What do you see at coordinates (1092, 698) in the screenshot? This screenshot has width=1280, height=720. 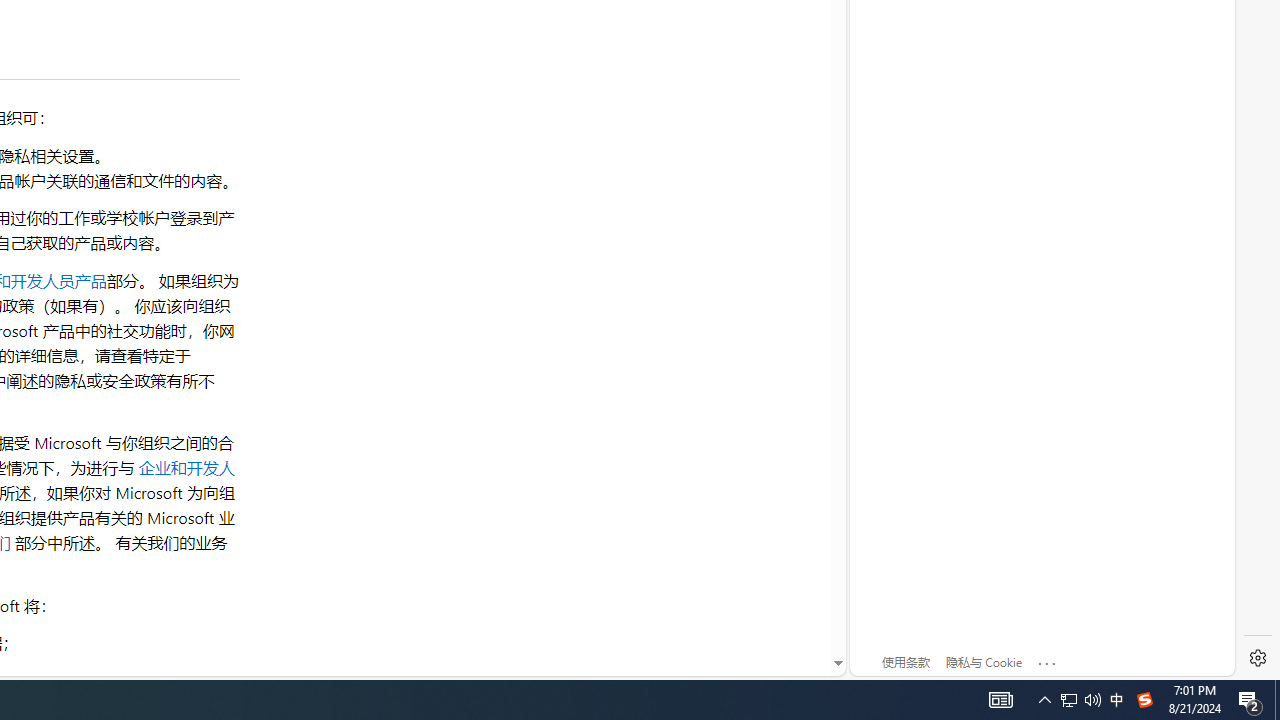 I see `'Q2790: 100%'` at bounding box center [1092, 698].